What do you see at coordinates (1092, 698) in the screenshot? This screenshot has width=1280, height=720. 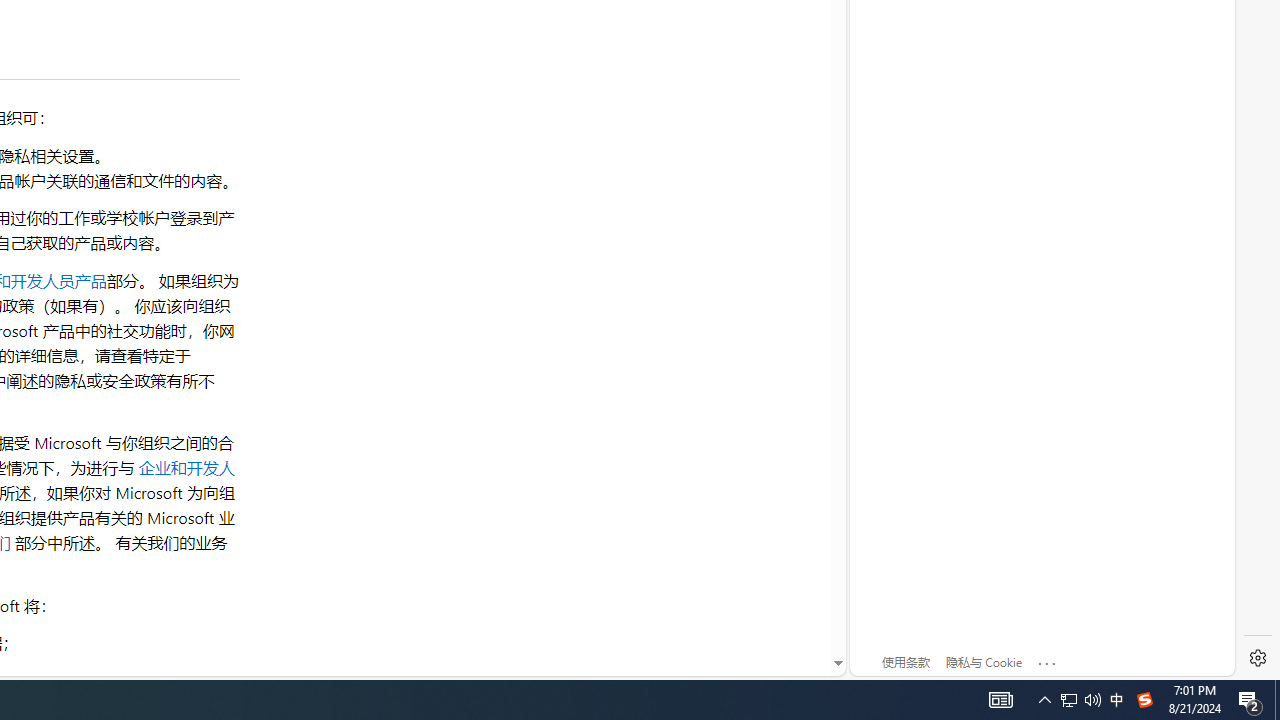 I see `'Q2790: 100%'` at bounding box center [1092, 698].